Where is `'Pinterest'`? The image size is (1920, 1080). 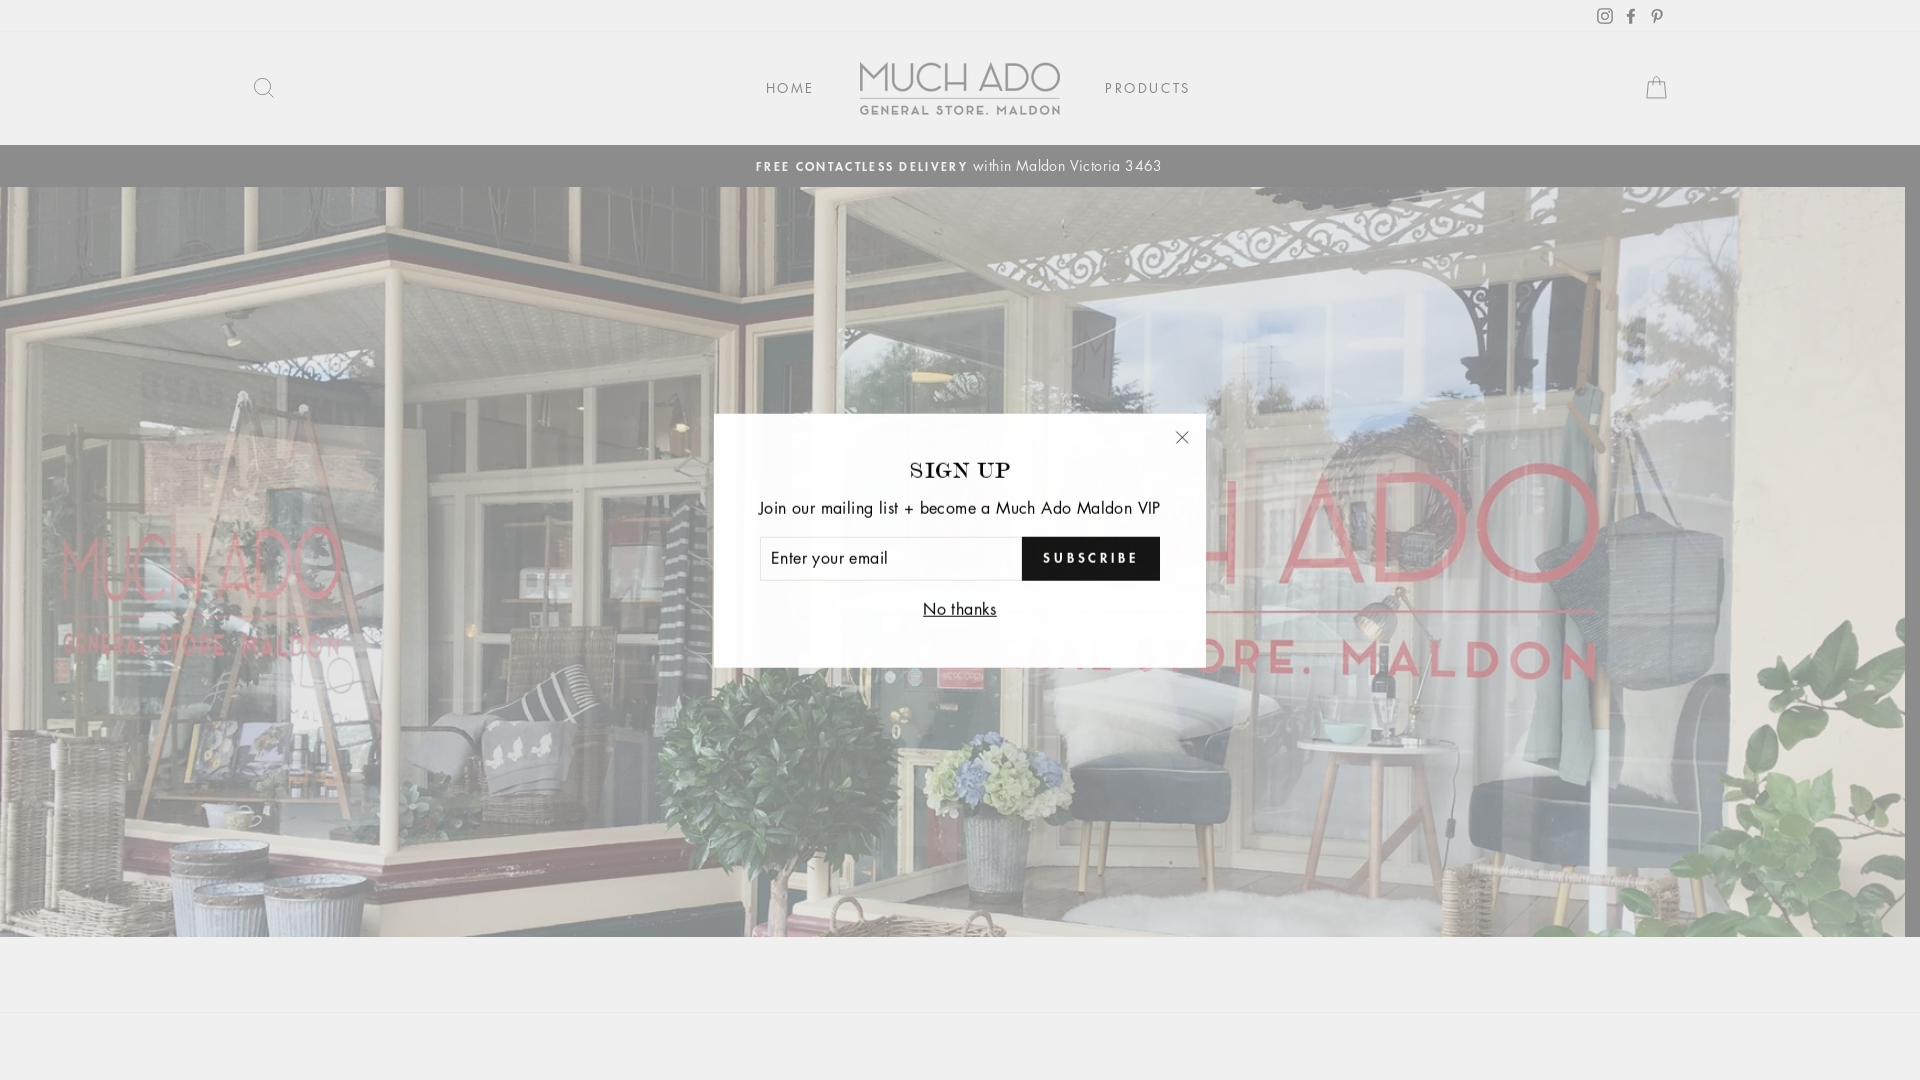 'Pinterest' is located at coordinates (1636, 15).